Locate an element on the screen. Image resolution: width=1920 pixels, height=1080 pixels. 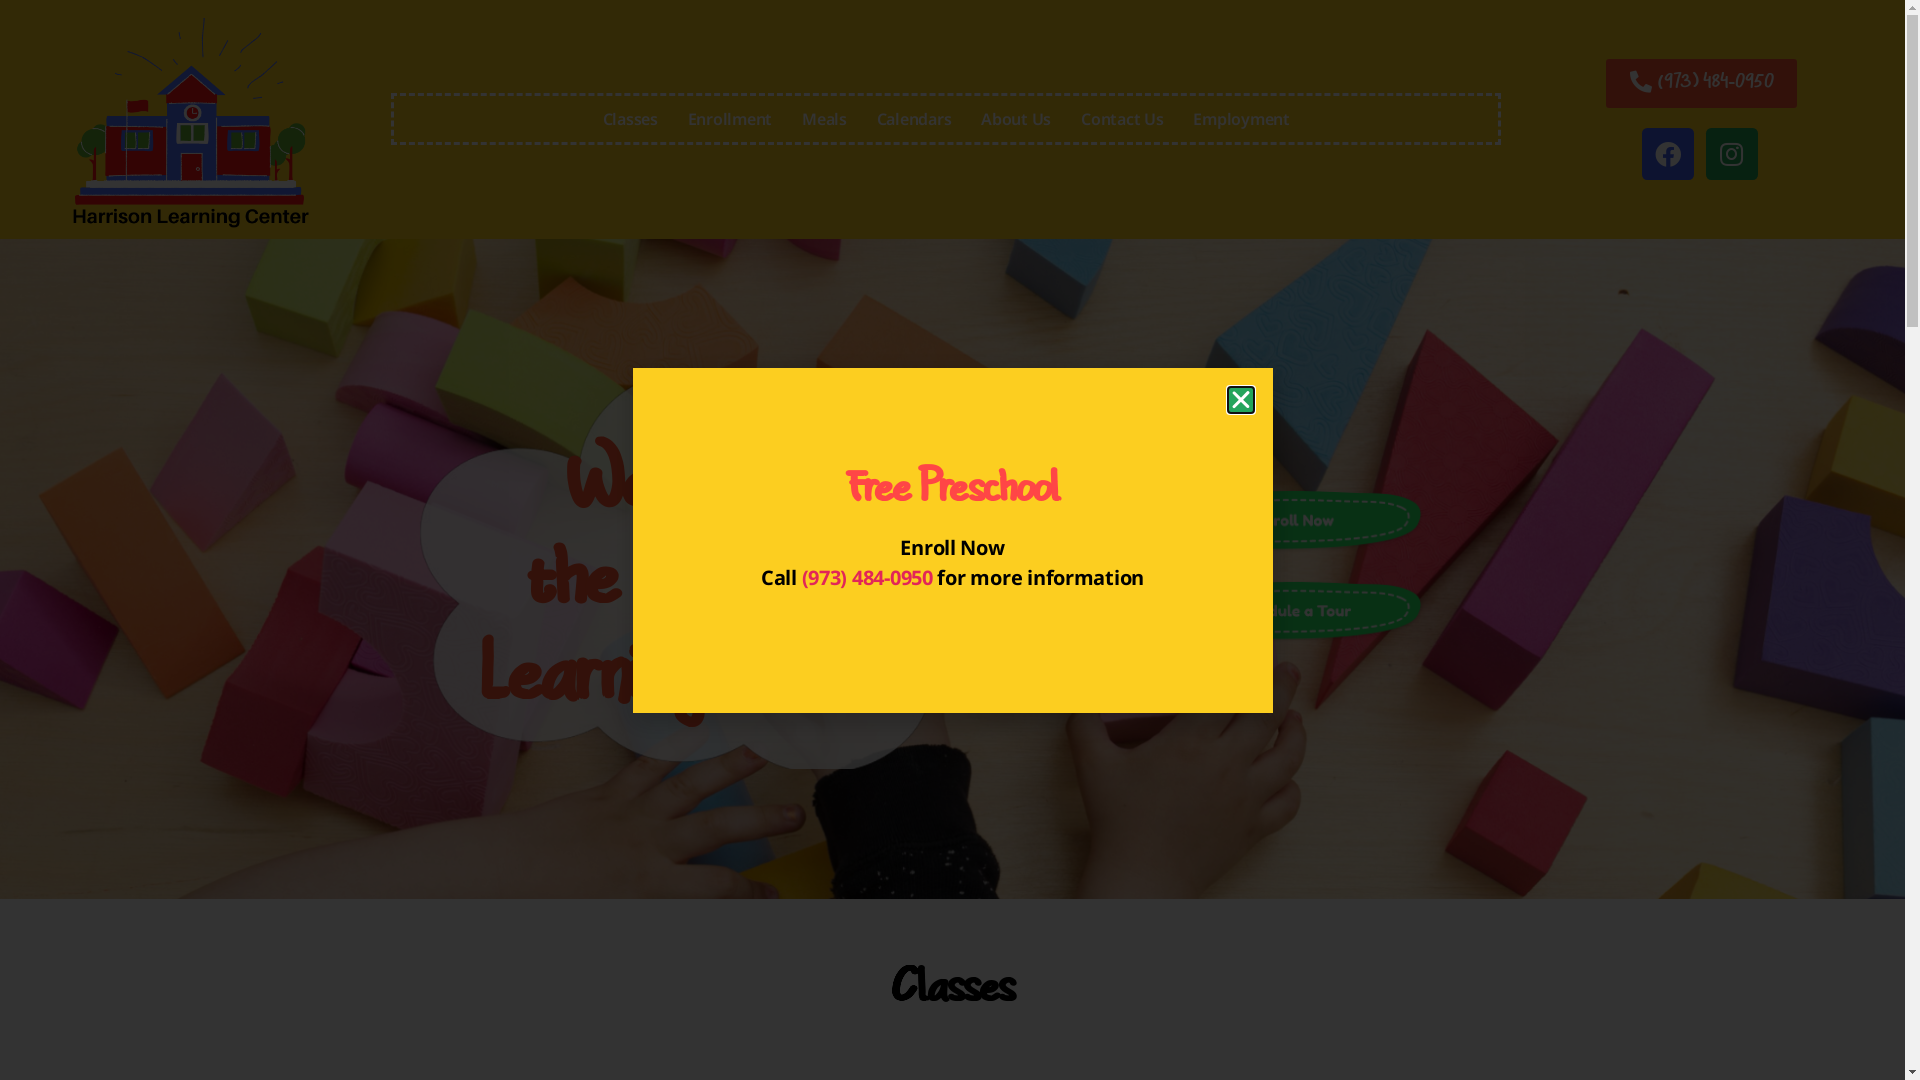
'Enrollment' is located at coordinates (728, 119).